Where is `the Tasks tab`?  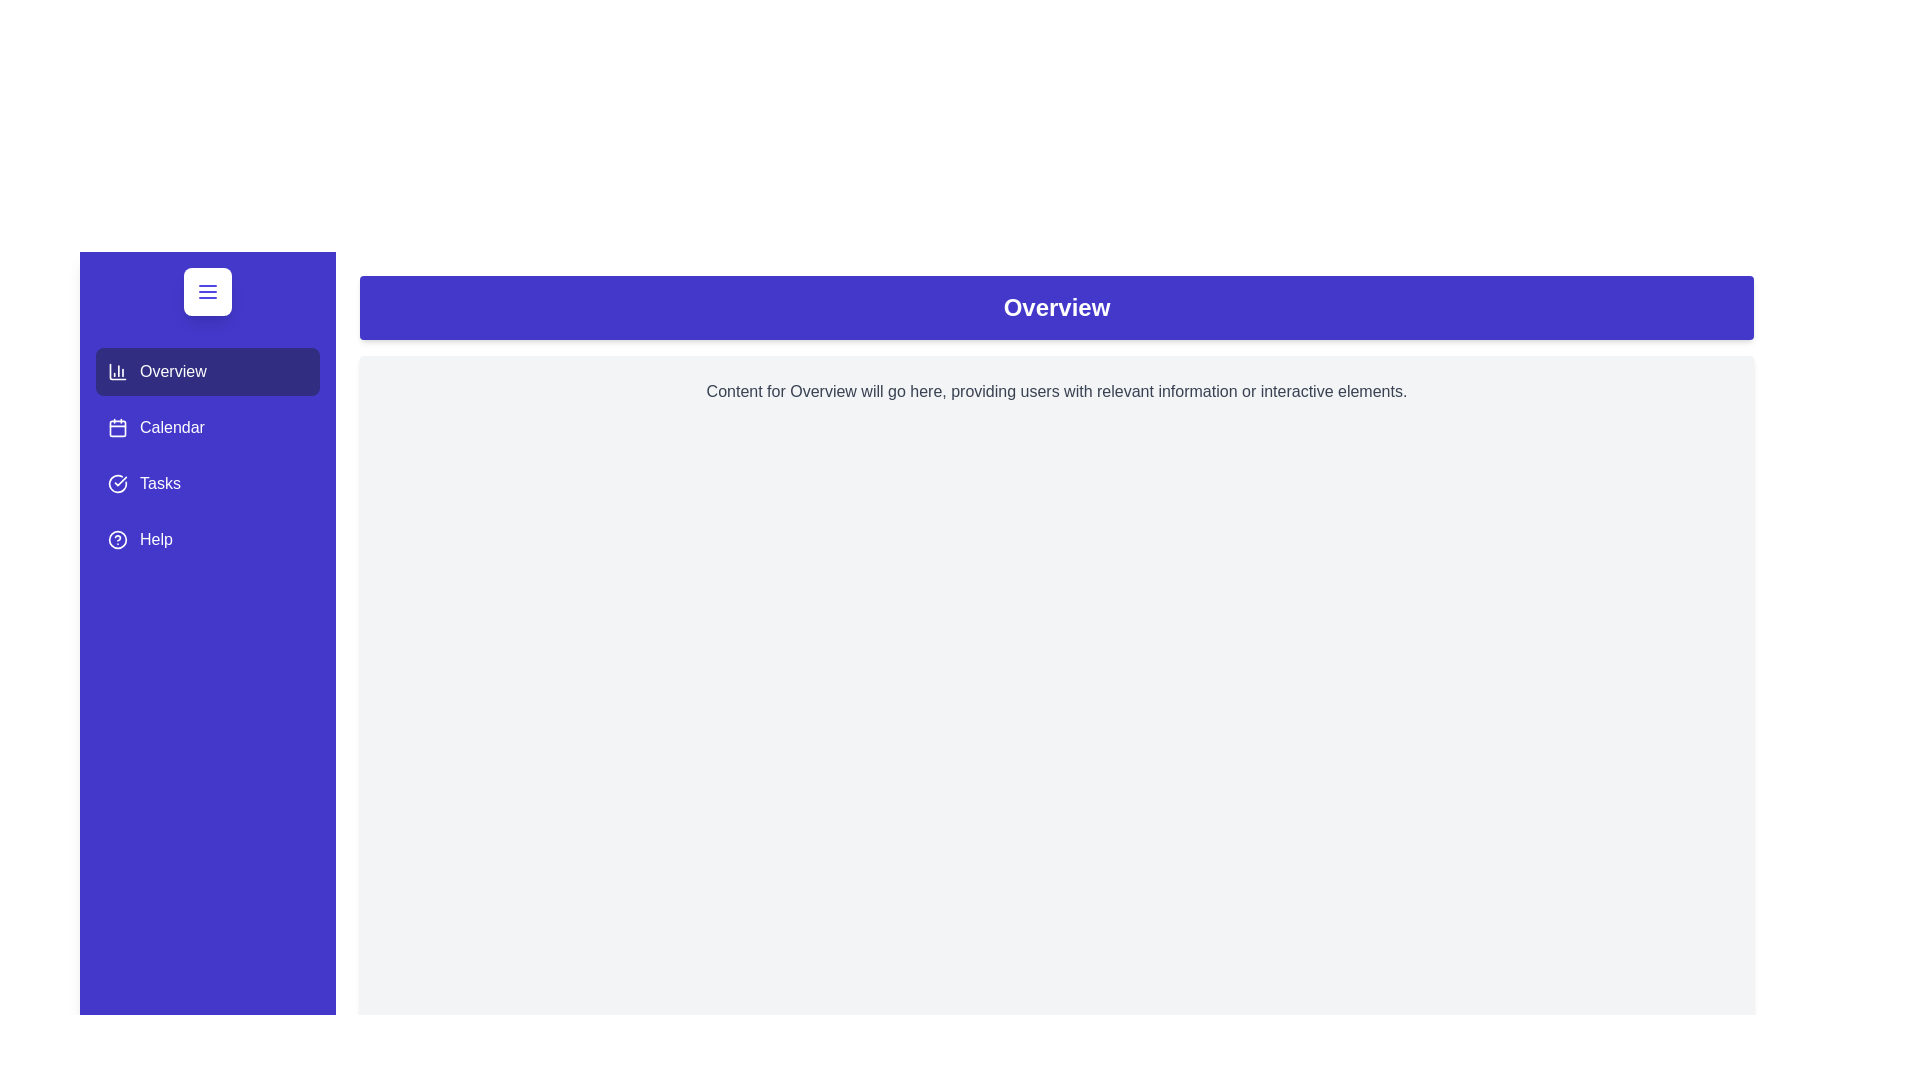 the Tasks tab is located at coordinates (207, 483).